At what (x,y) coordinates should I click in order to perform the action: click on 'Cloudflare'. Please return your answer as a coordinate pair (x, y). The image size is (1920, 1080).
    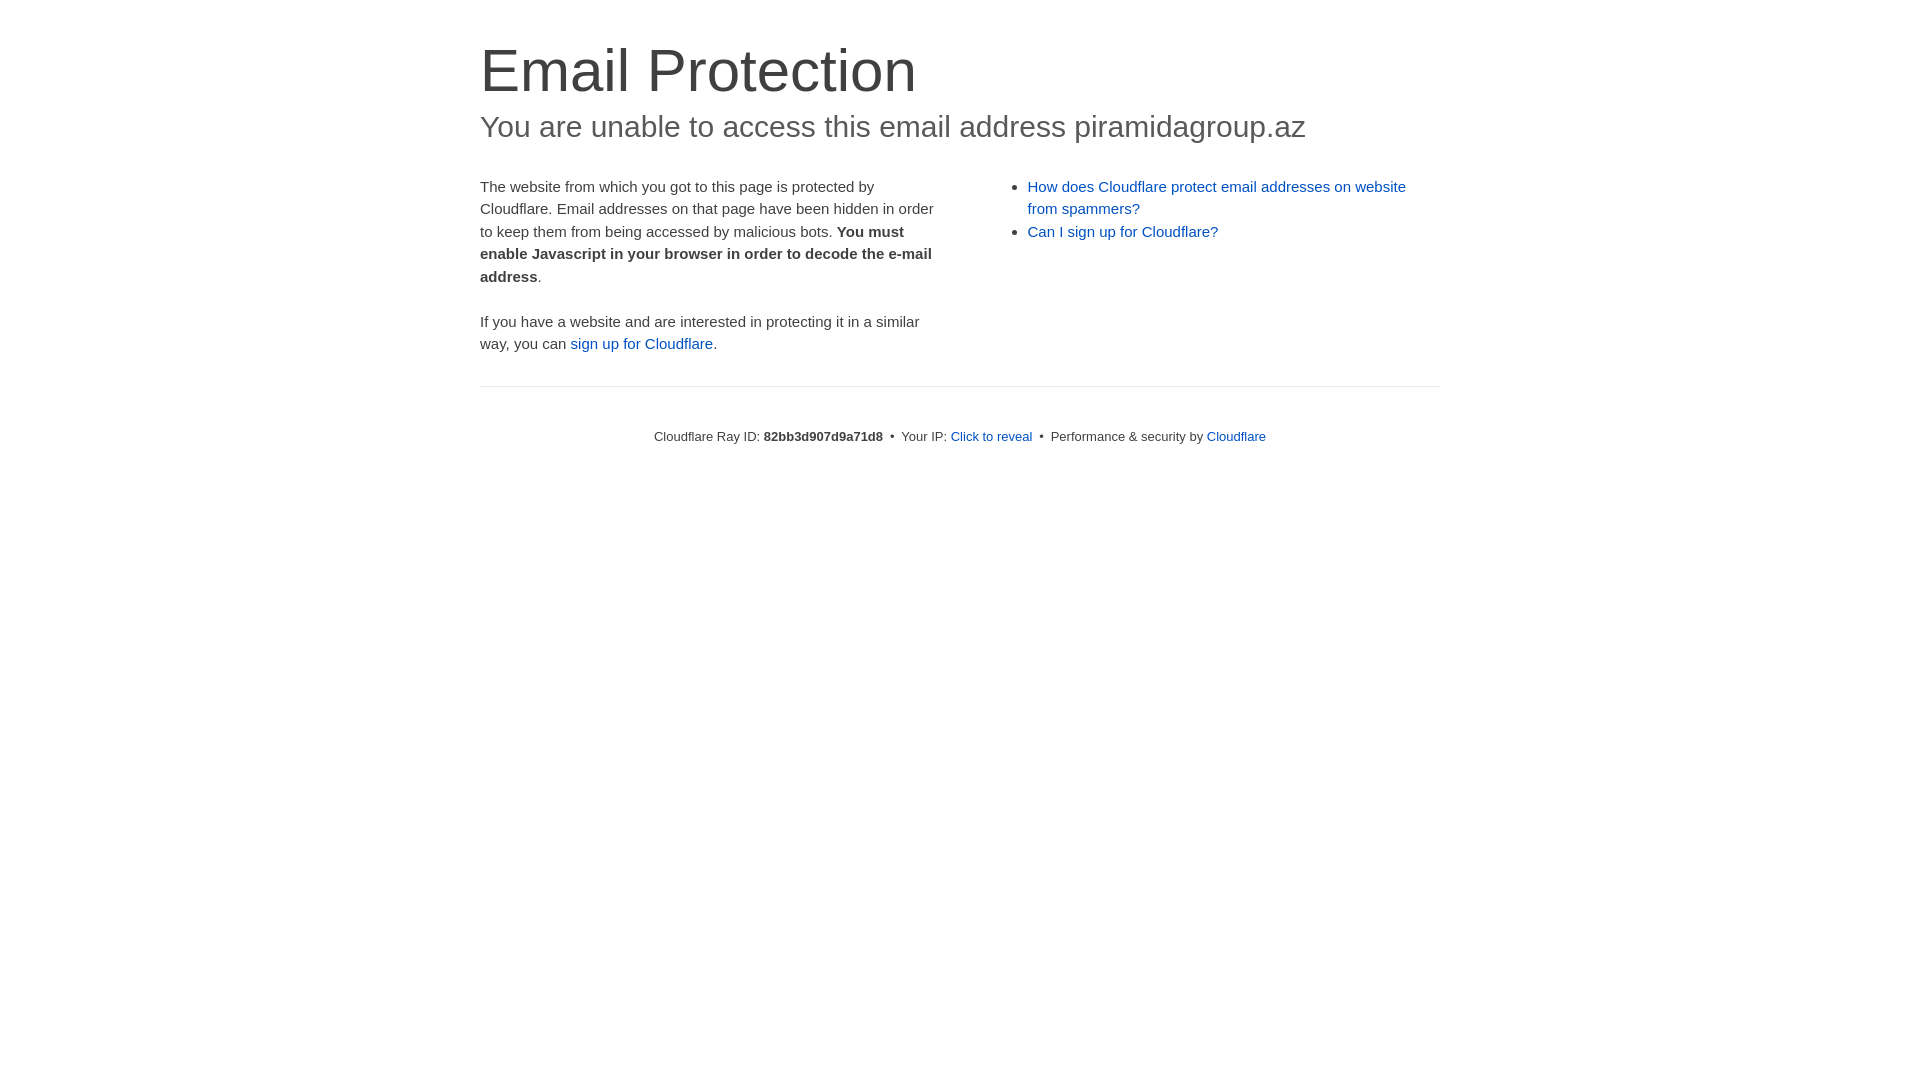
    Looking at the image, I should click on (1235, 435).